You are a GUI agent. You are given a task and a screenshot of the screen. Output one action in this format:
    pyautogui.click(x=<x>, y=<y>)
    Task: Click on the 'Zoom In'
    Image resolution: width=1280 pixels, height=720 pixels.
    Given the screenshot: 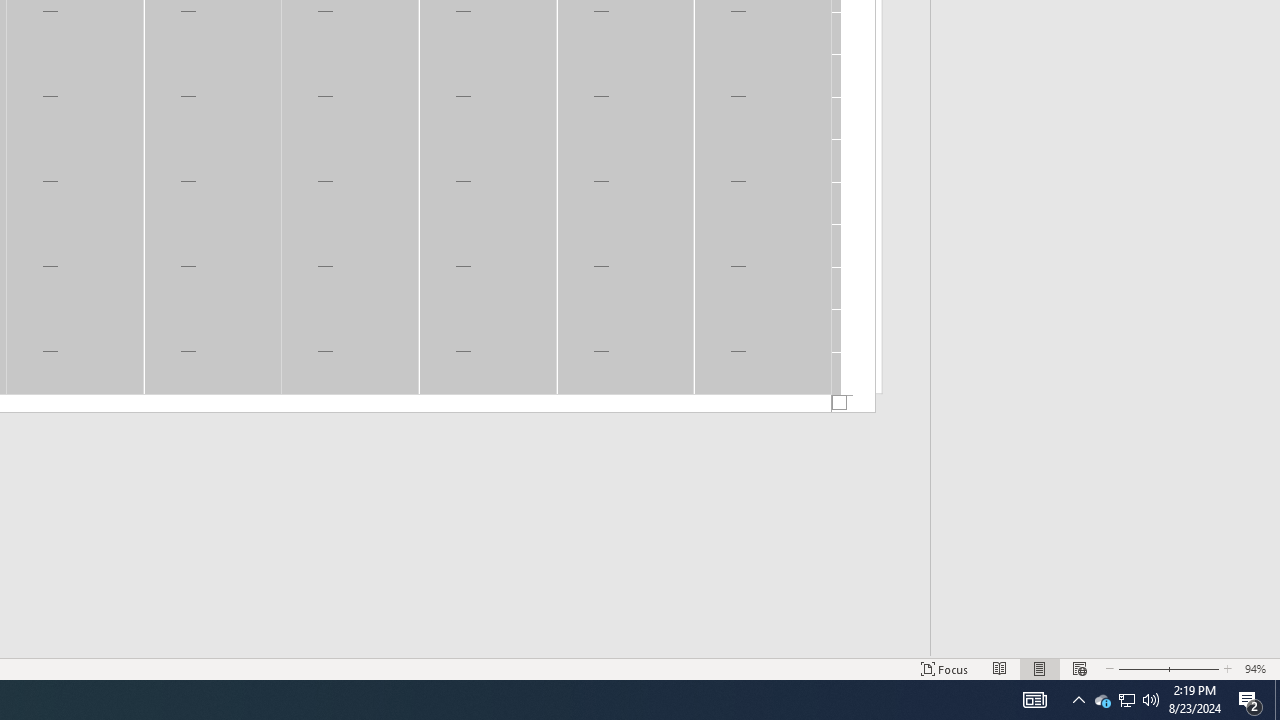 What is the action you would take?
    pyautogui.click(x=1193, y=669)
    